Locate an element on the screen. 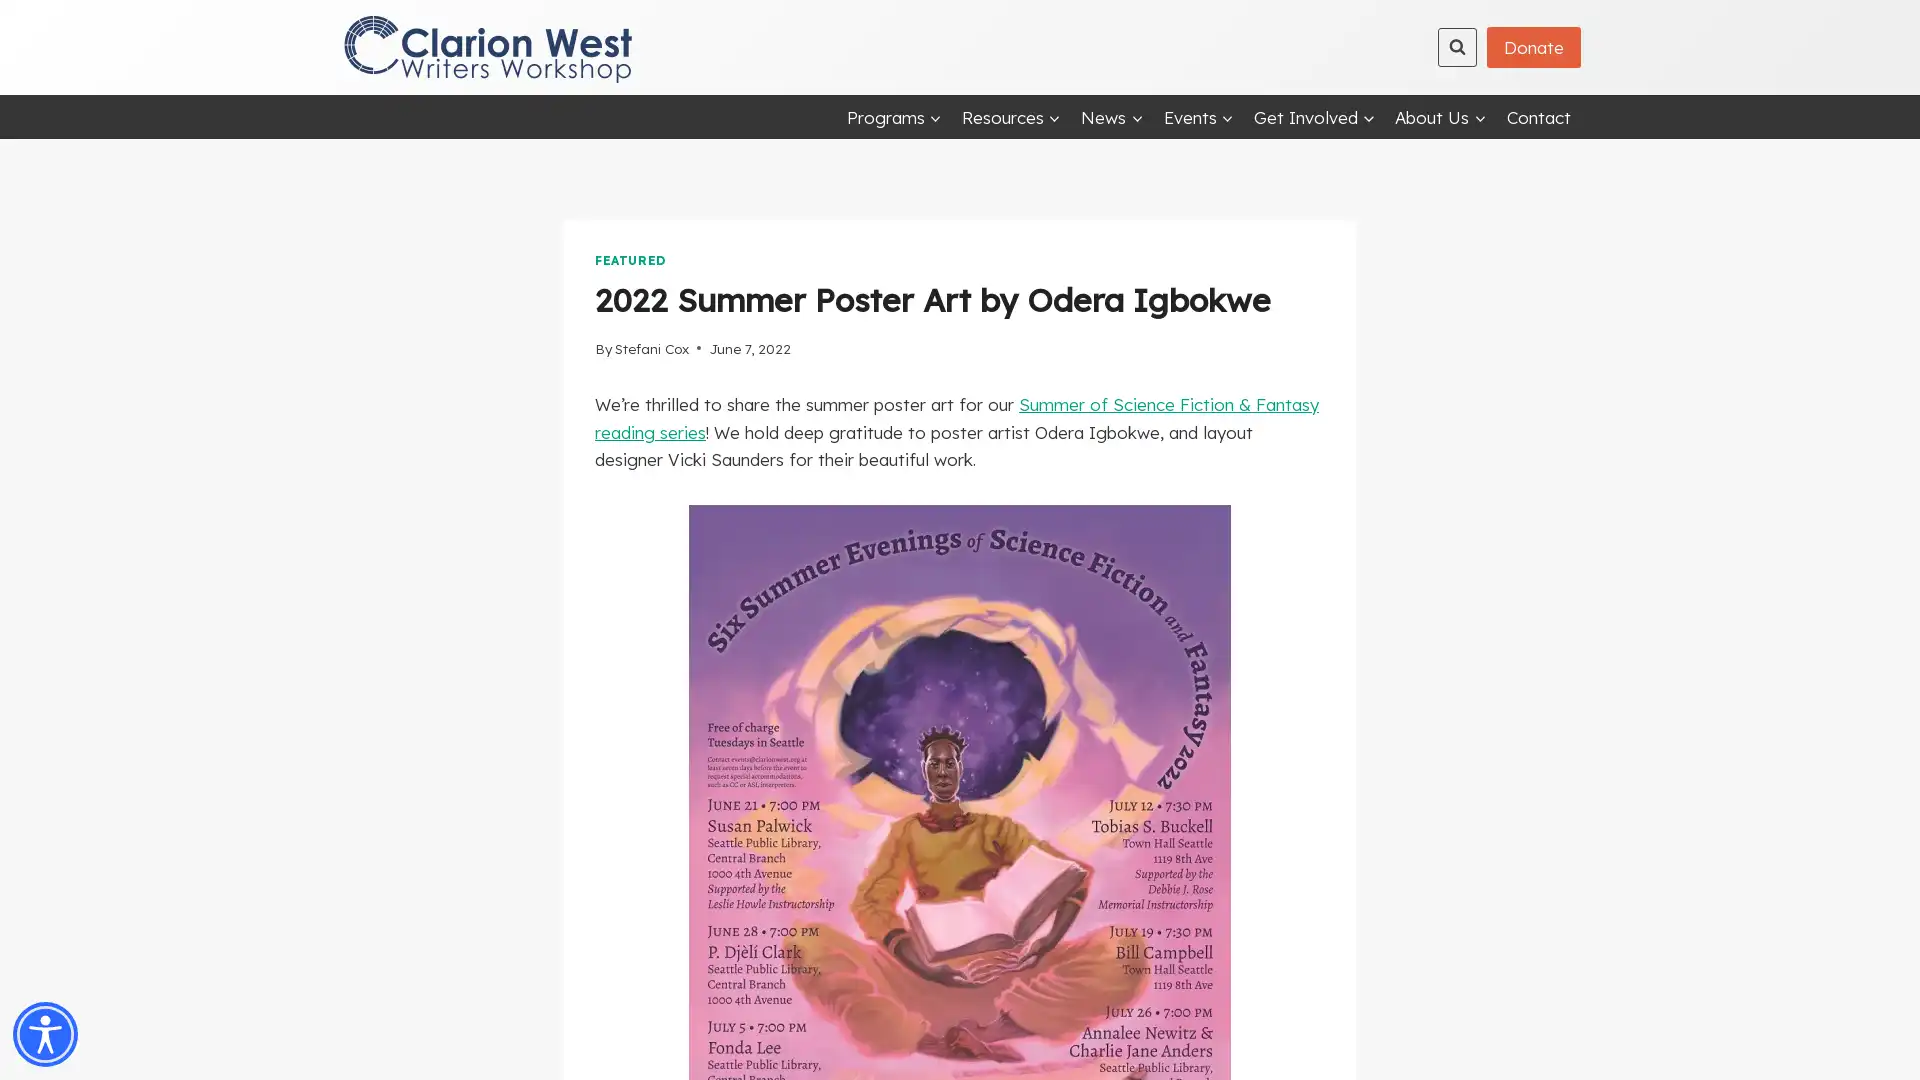 This screenshot has height=1080, width=1920. Accessibility Menu is located at coordinates (45, 1034).